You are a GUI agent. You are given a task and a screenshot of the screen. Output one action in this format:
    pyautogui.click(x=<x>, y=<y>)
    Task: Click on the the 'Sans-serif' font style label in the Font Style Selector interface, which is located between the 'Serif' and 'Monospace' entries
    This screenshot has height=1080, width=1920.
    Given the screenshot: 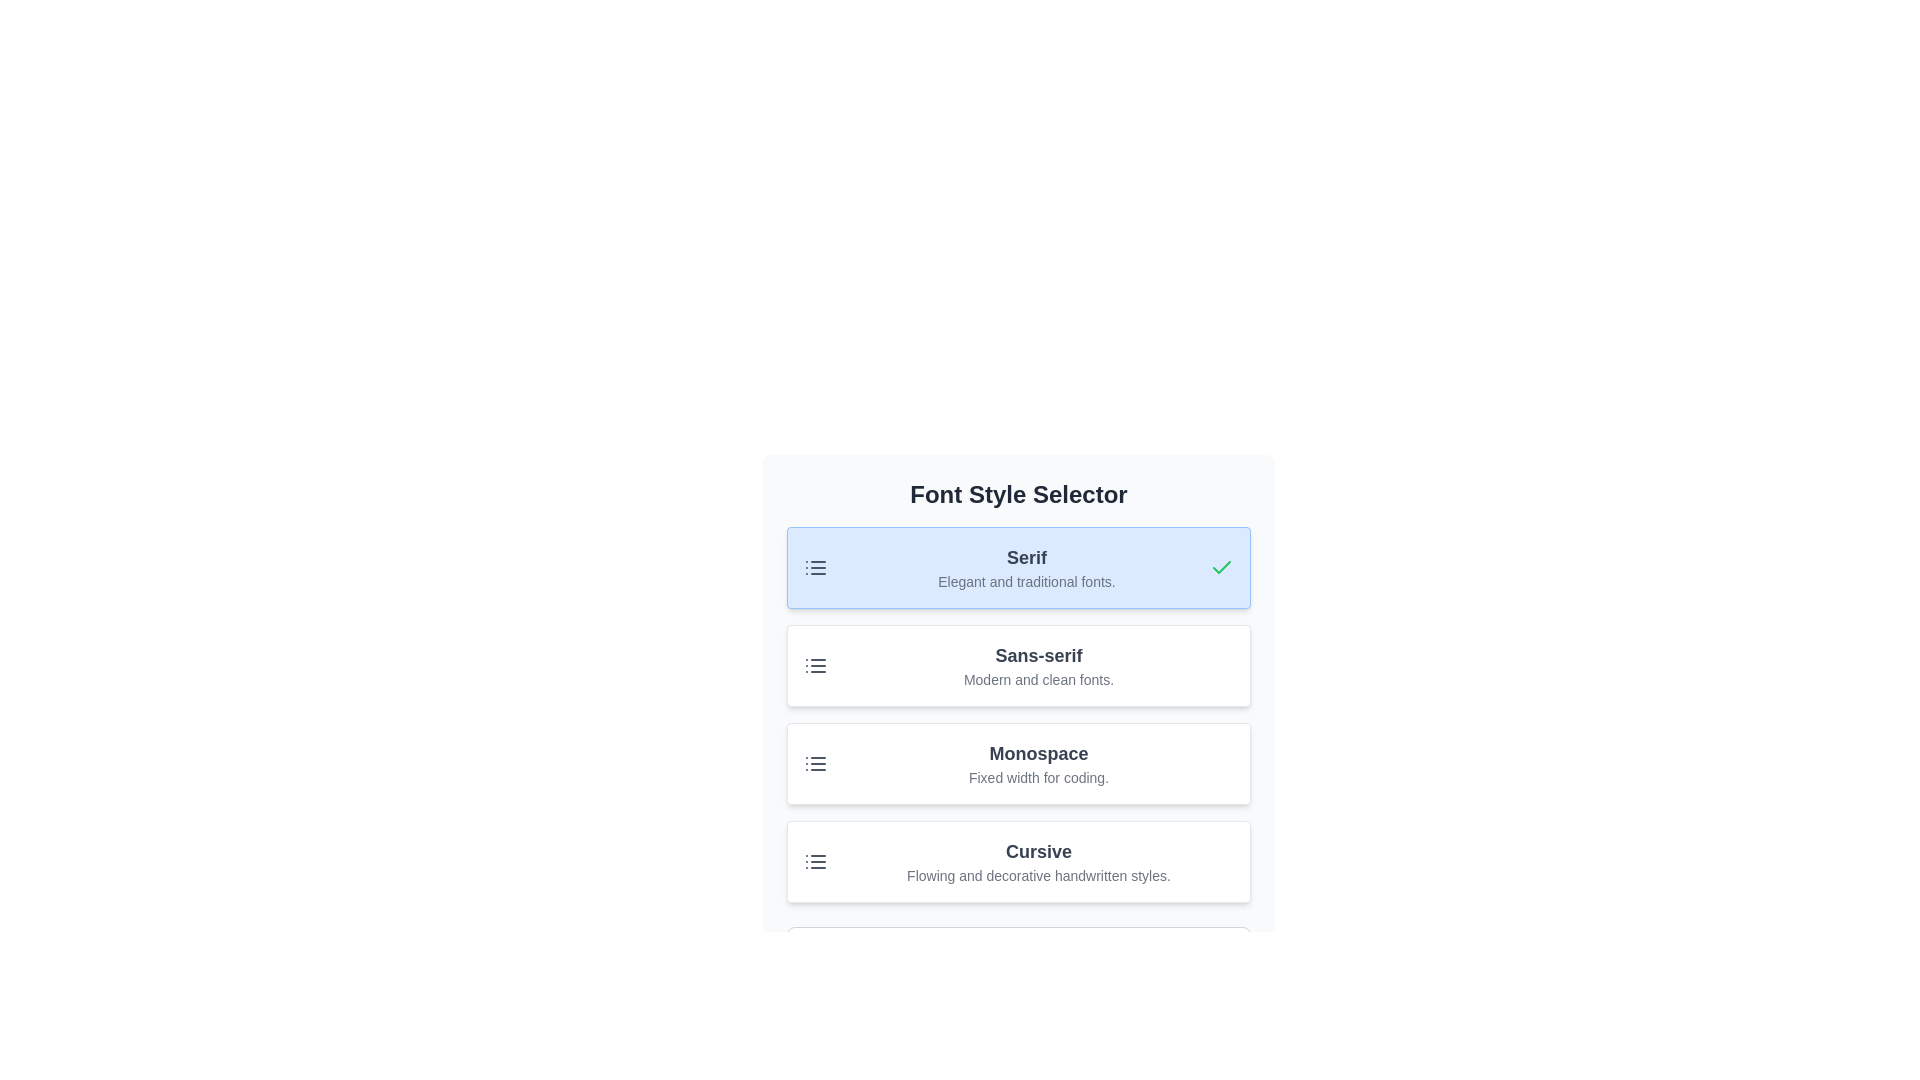 What is the action you would take?
    pyautogui.click(x=1038, y=655)
    